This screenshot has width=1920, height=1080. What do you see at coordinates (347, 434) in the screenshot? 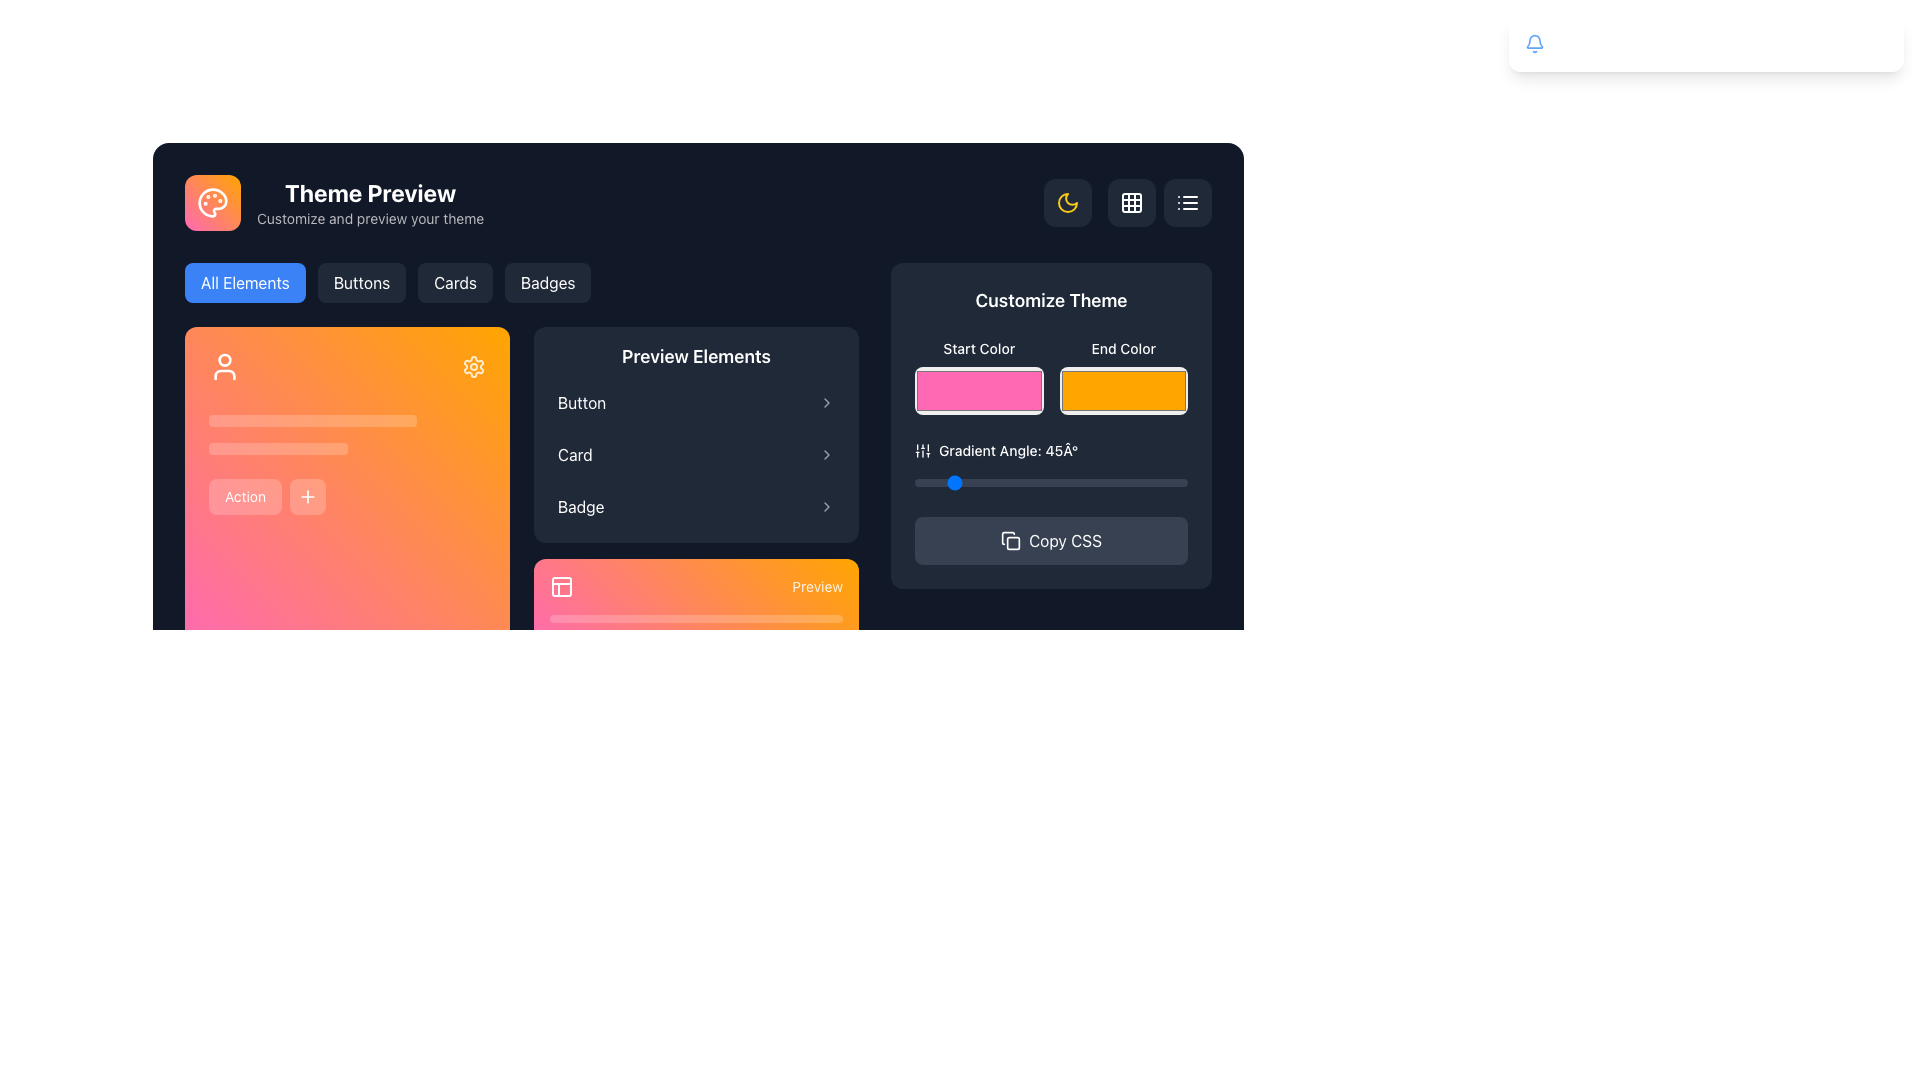
I see `the composite UI component consisting of two rounded progress bars located in the middle section of the gradient-colored panel on the left side of the interface` at bounding box center [347, 434].